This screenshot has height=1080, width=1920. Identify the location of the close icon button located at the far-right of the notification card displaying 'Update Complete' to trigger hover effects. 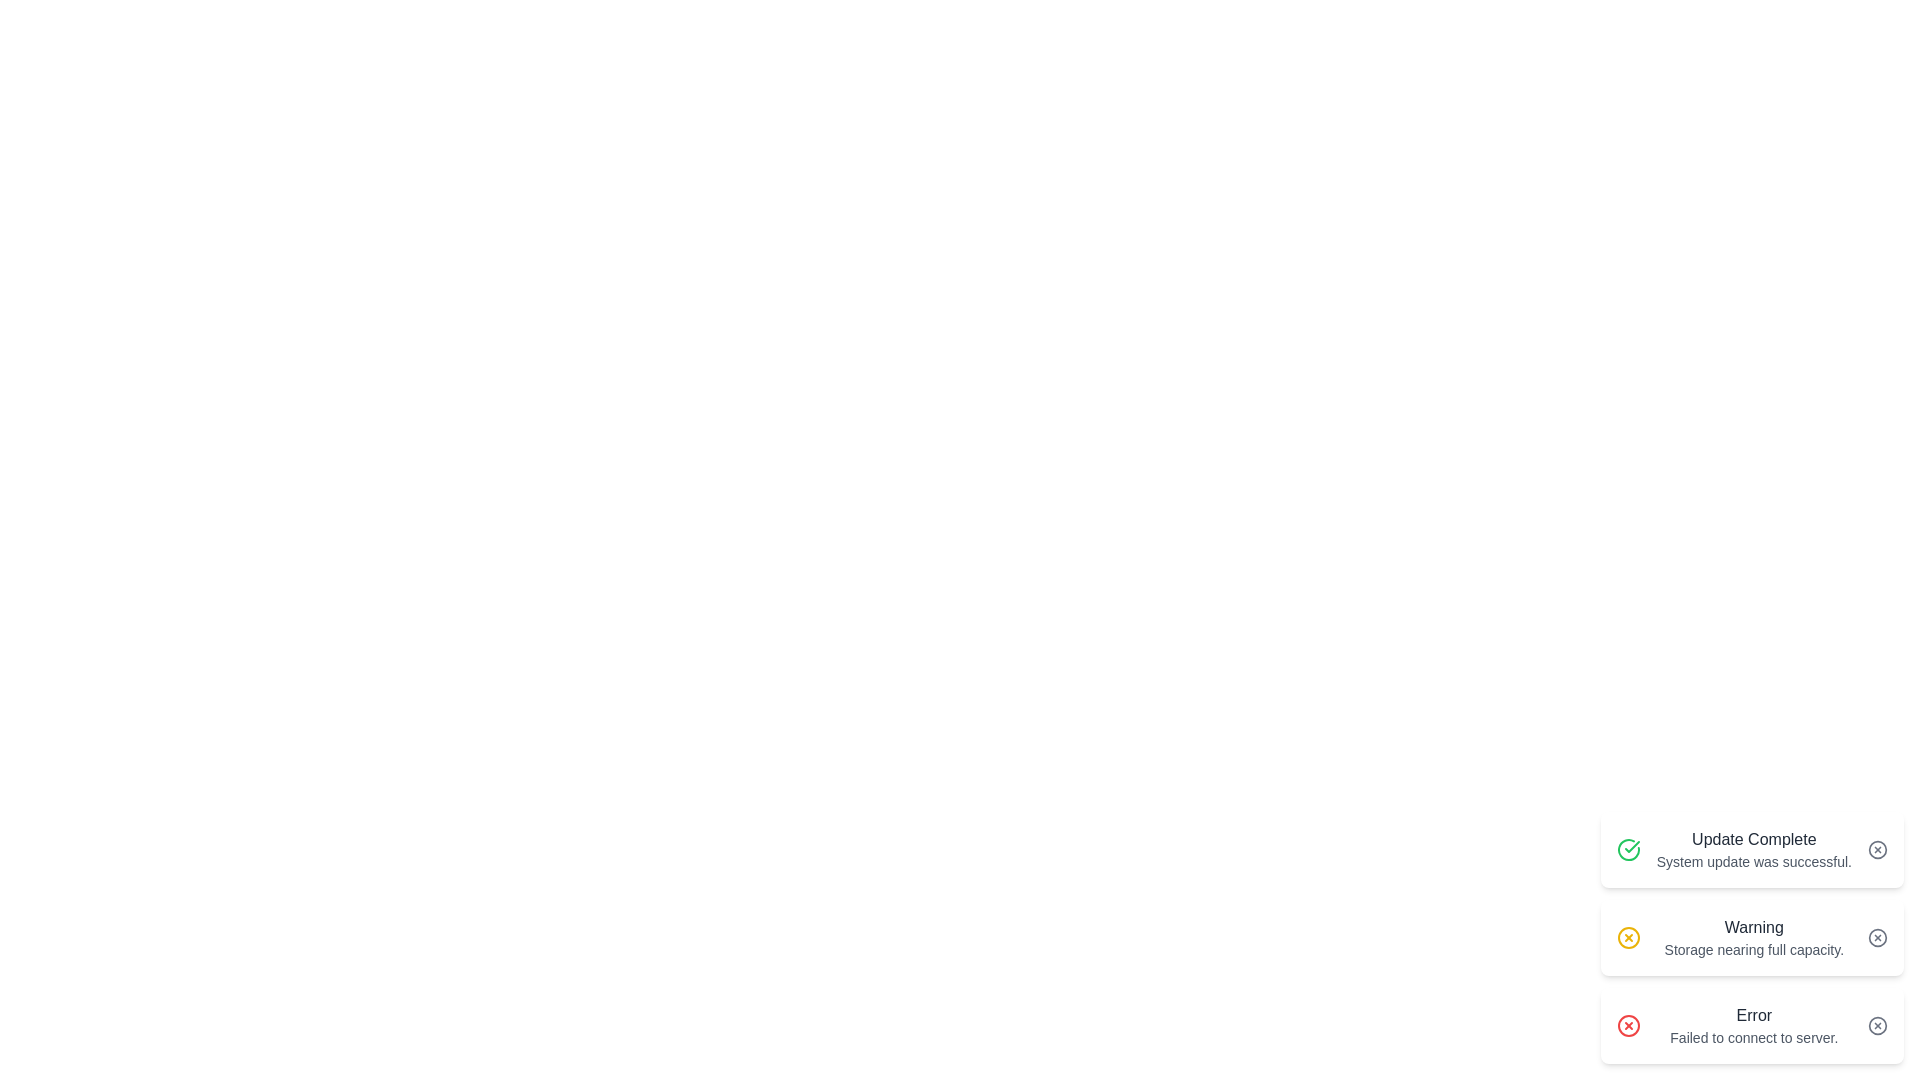
(1876, 849).